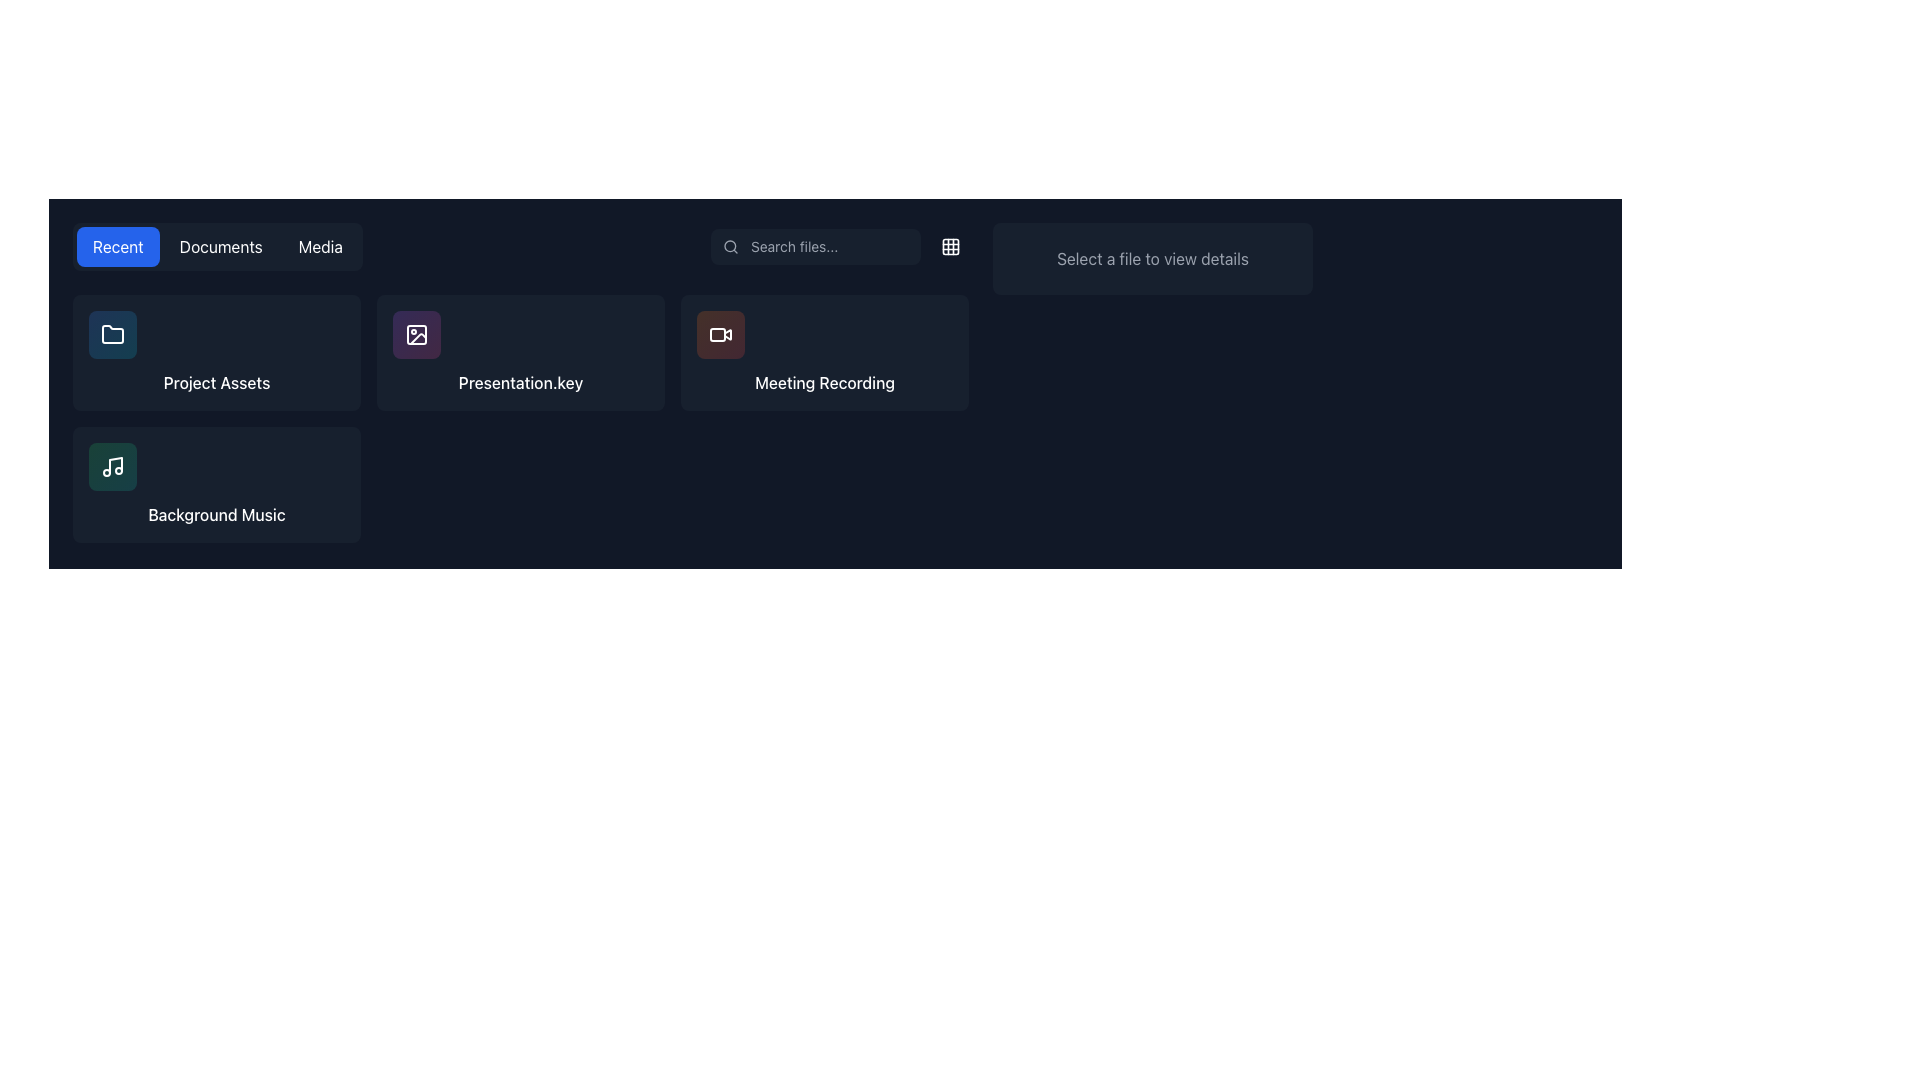 The image size is (1920, 1080). I want to click on the folder icon representing 'Project Assets' located in the first box of the grid under the 'Recent' tab, so click(112, 333).